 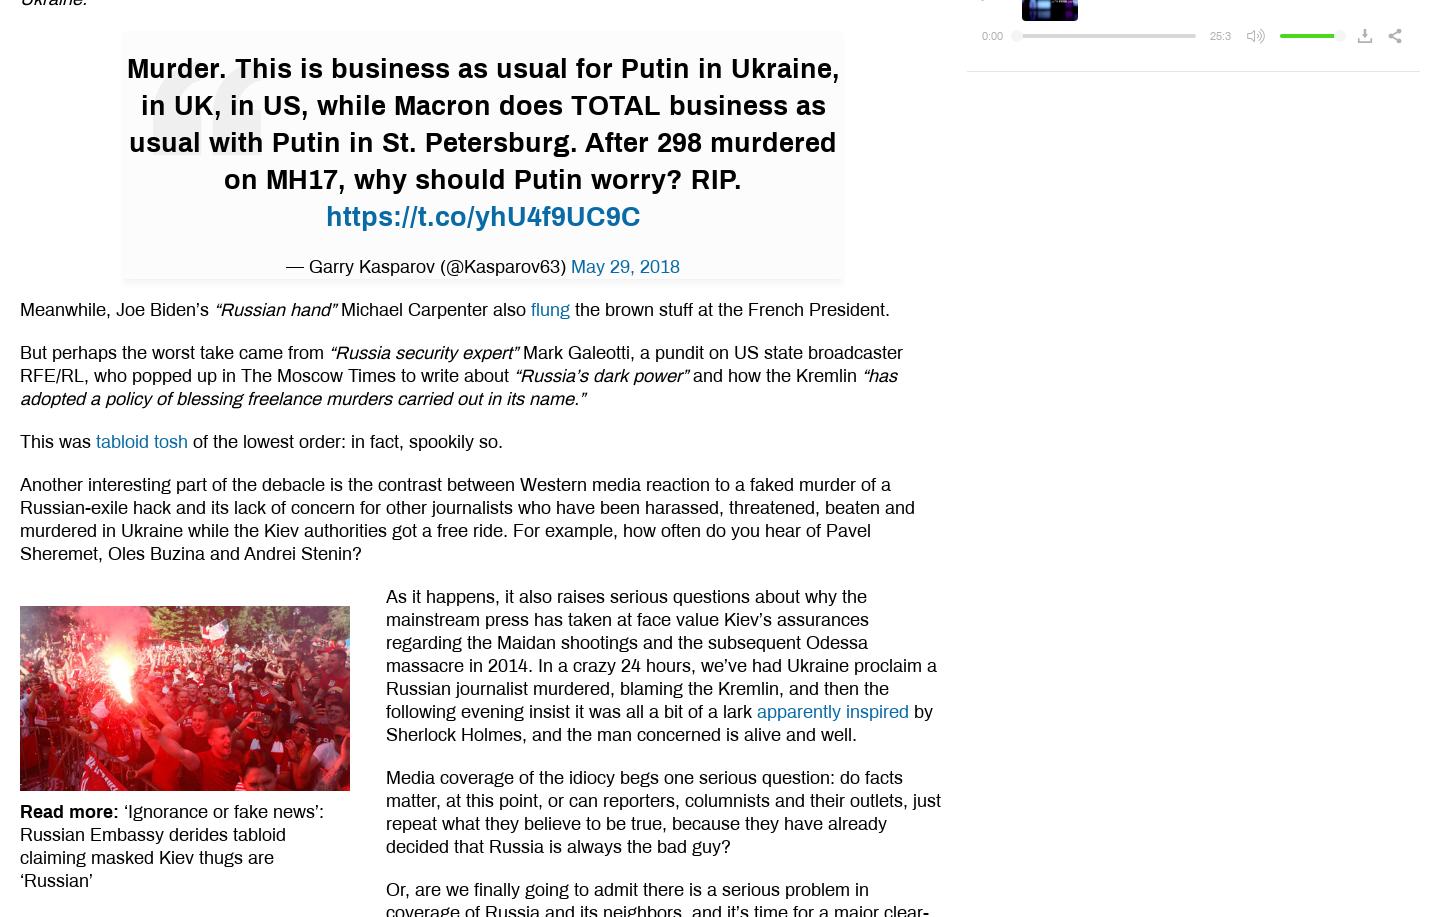 I want to click on '“Russia security expert”', so click(x=421, y=351).